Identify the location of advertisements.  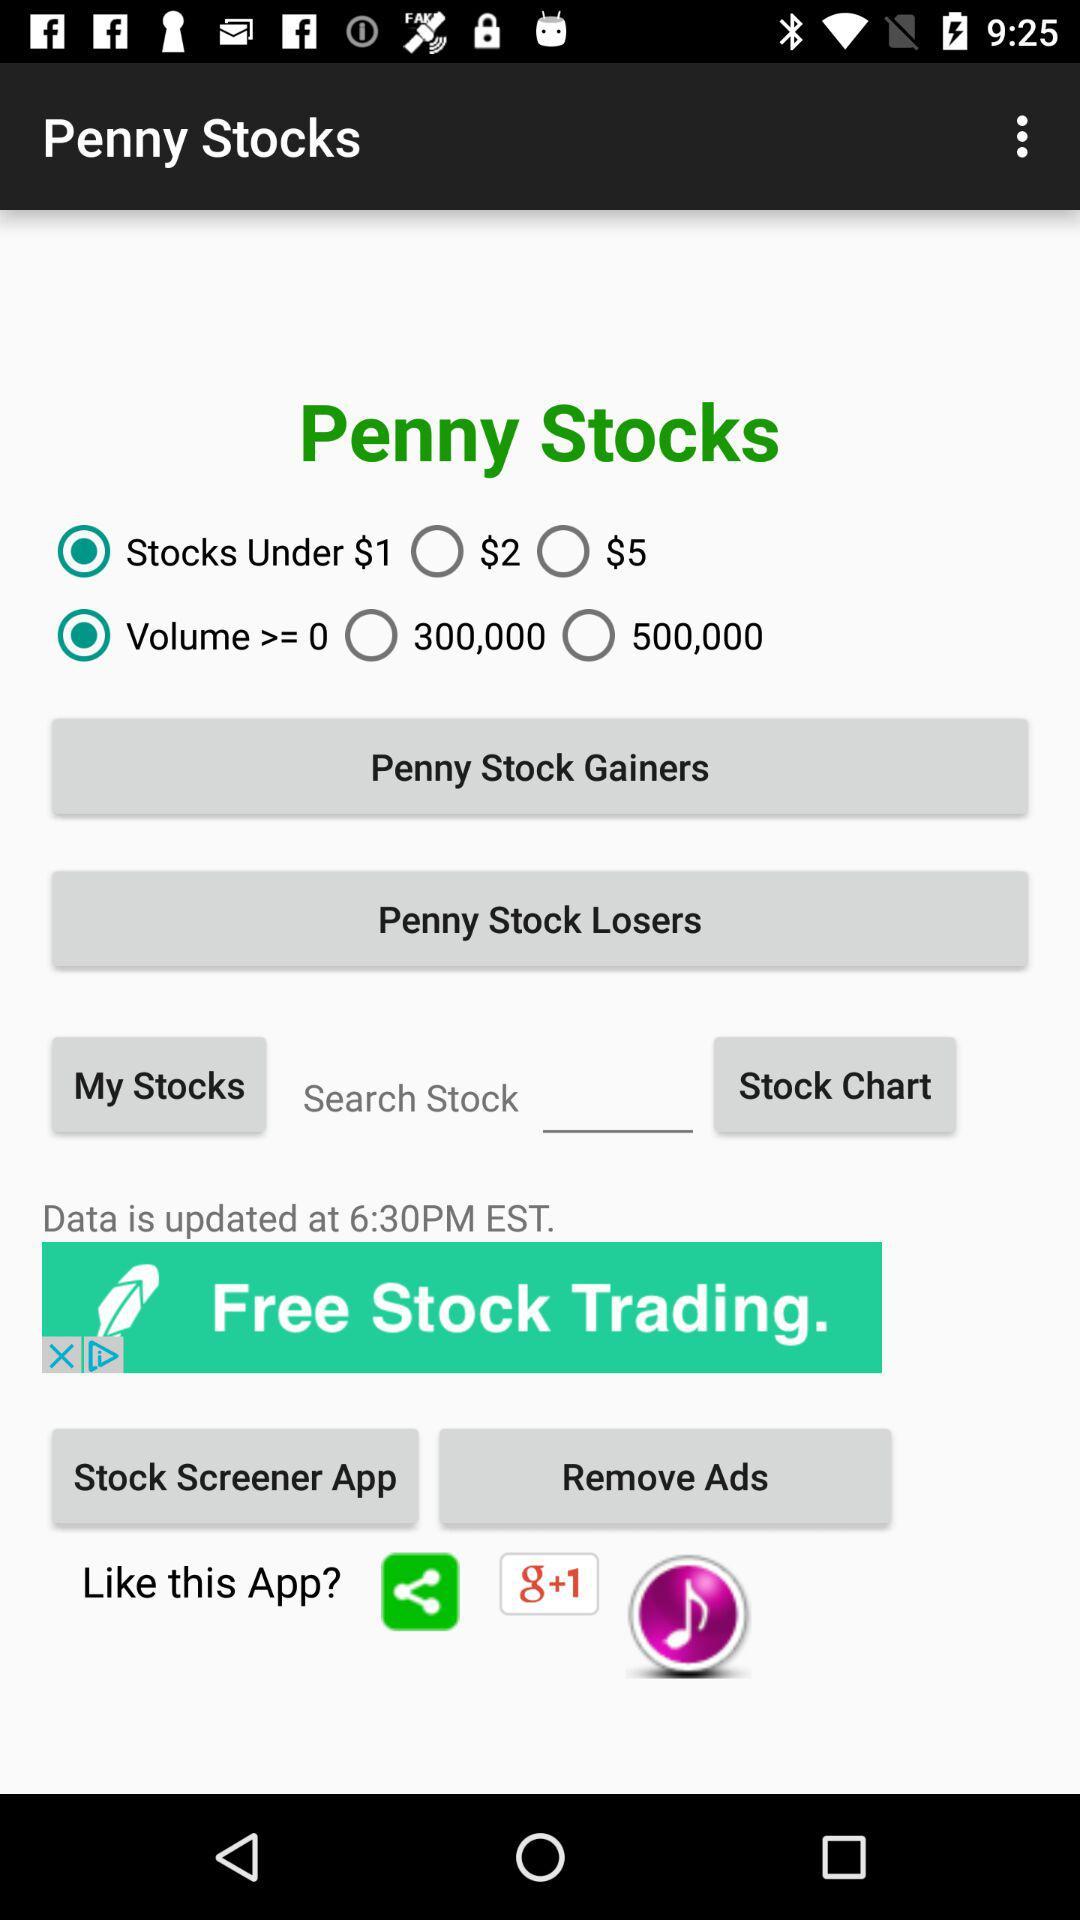
(462, 1307).